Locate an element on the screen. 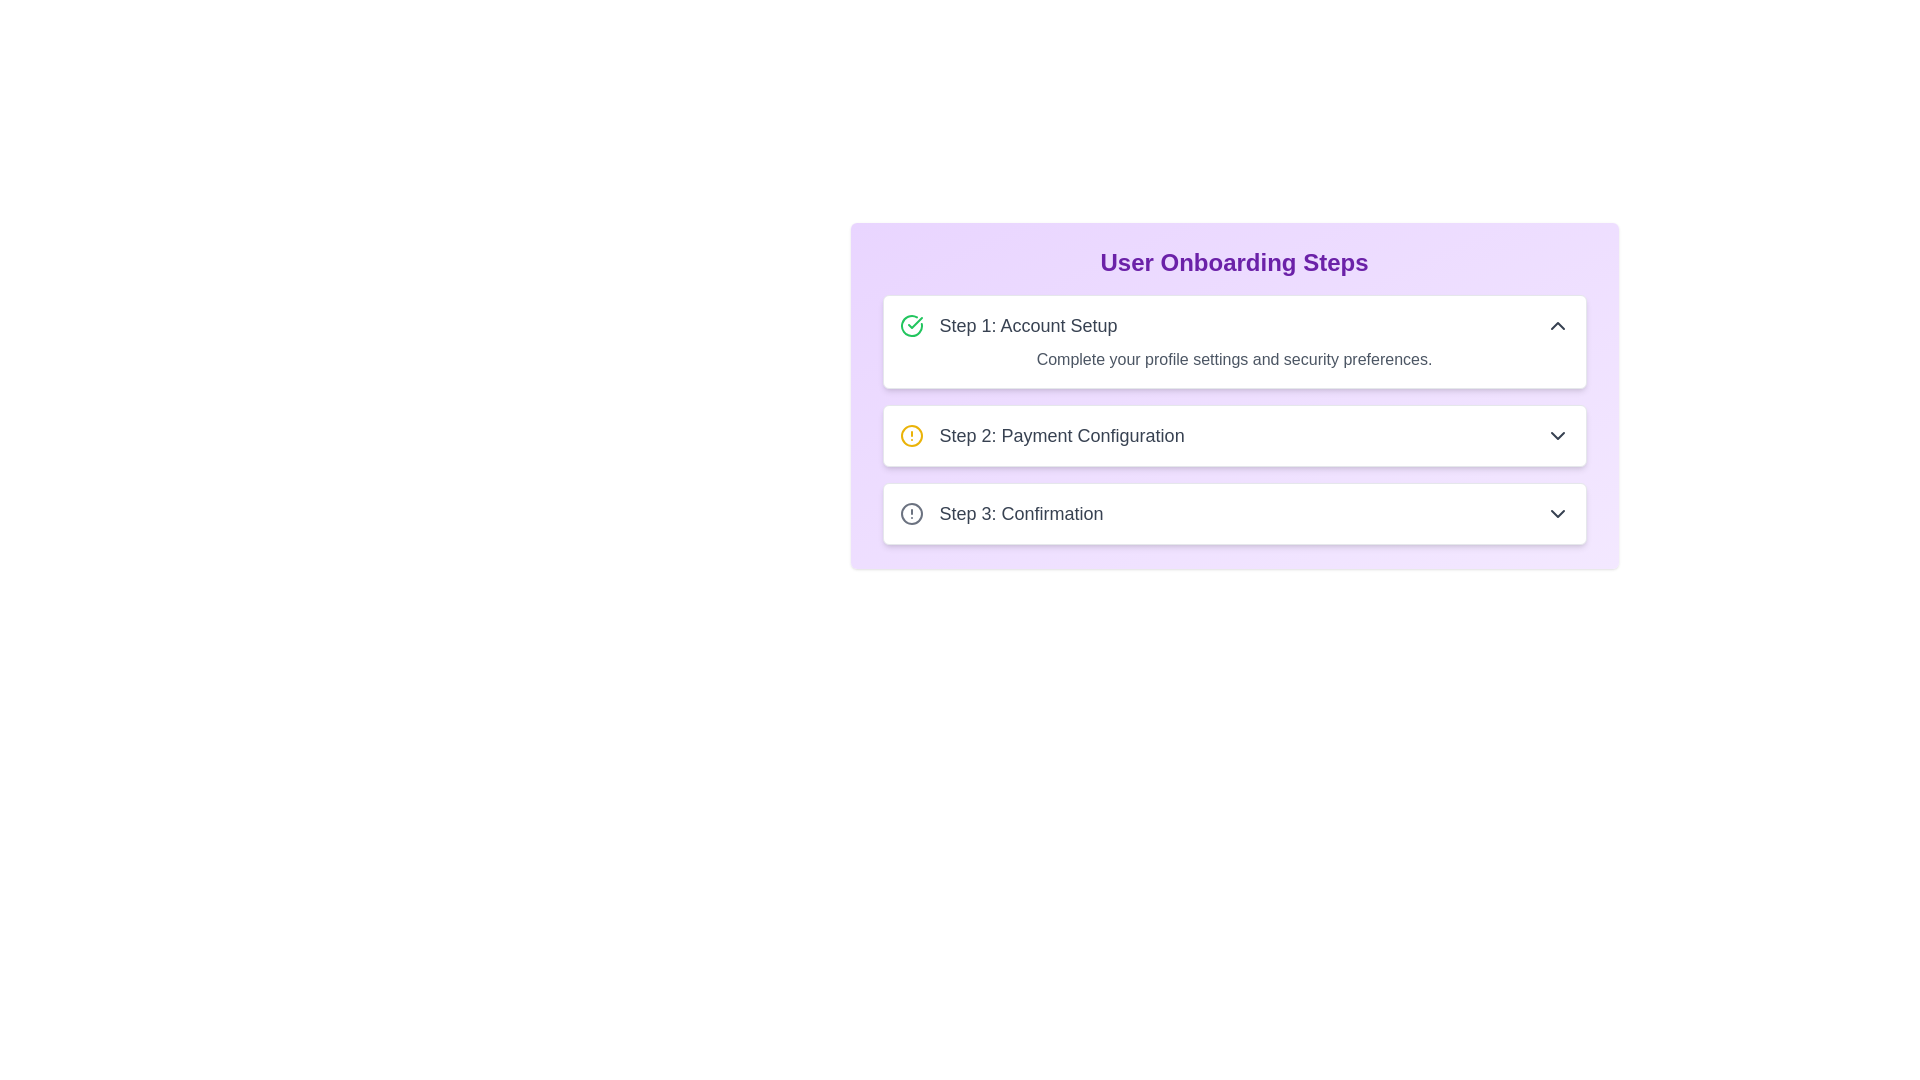 This screenshot has width=1920, height=1080. the text label 'Step 1: Account Setup' with the green checkmark icon is located at coordinates (1008, 325).